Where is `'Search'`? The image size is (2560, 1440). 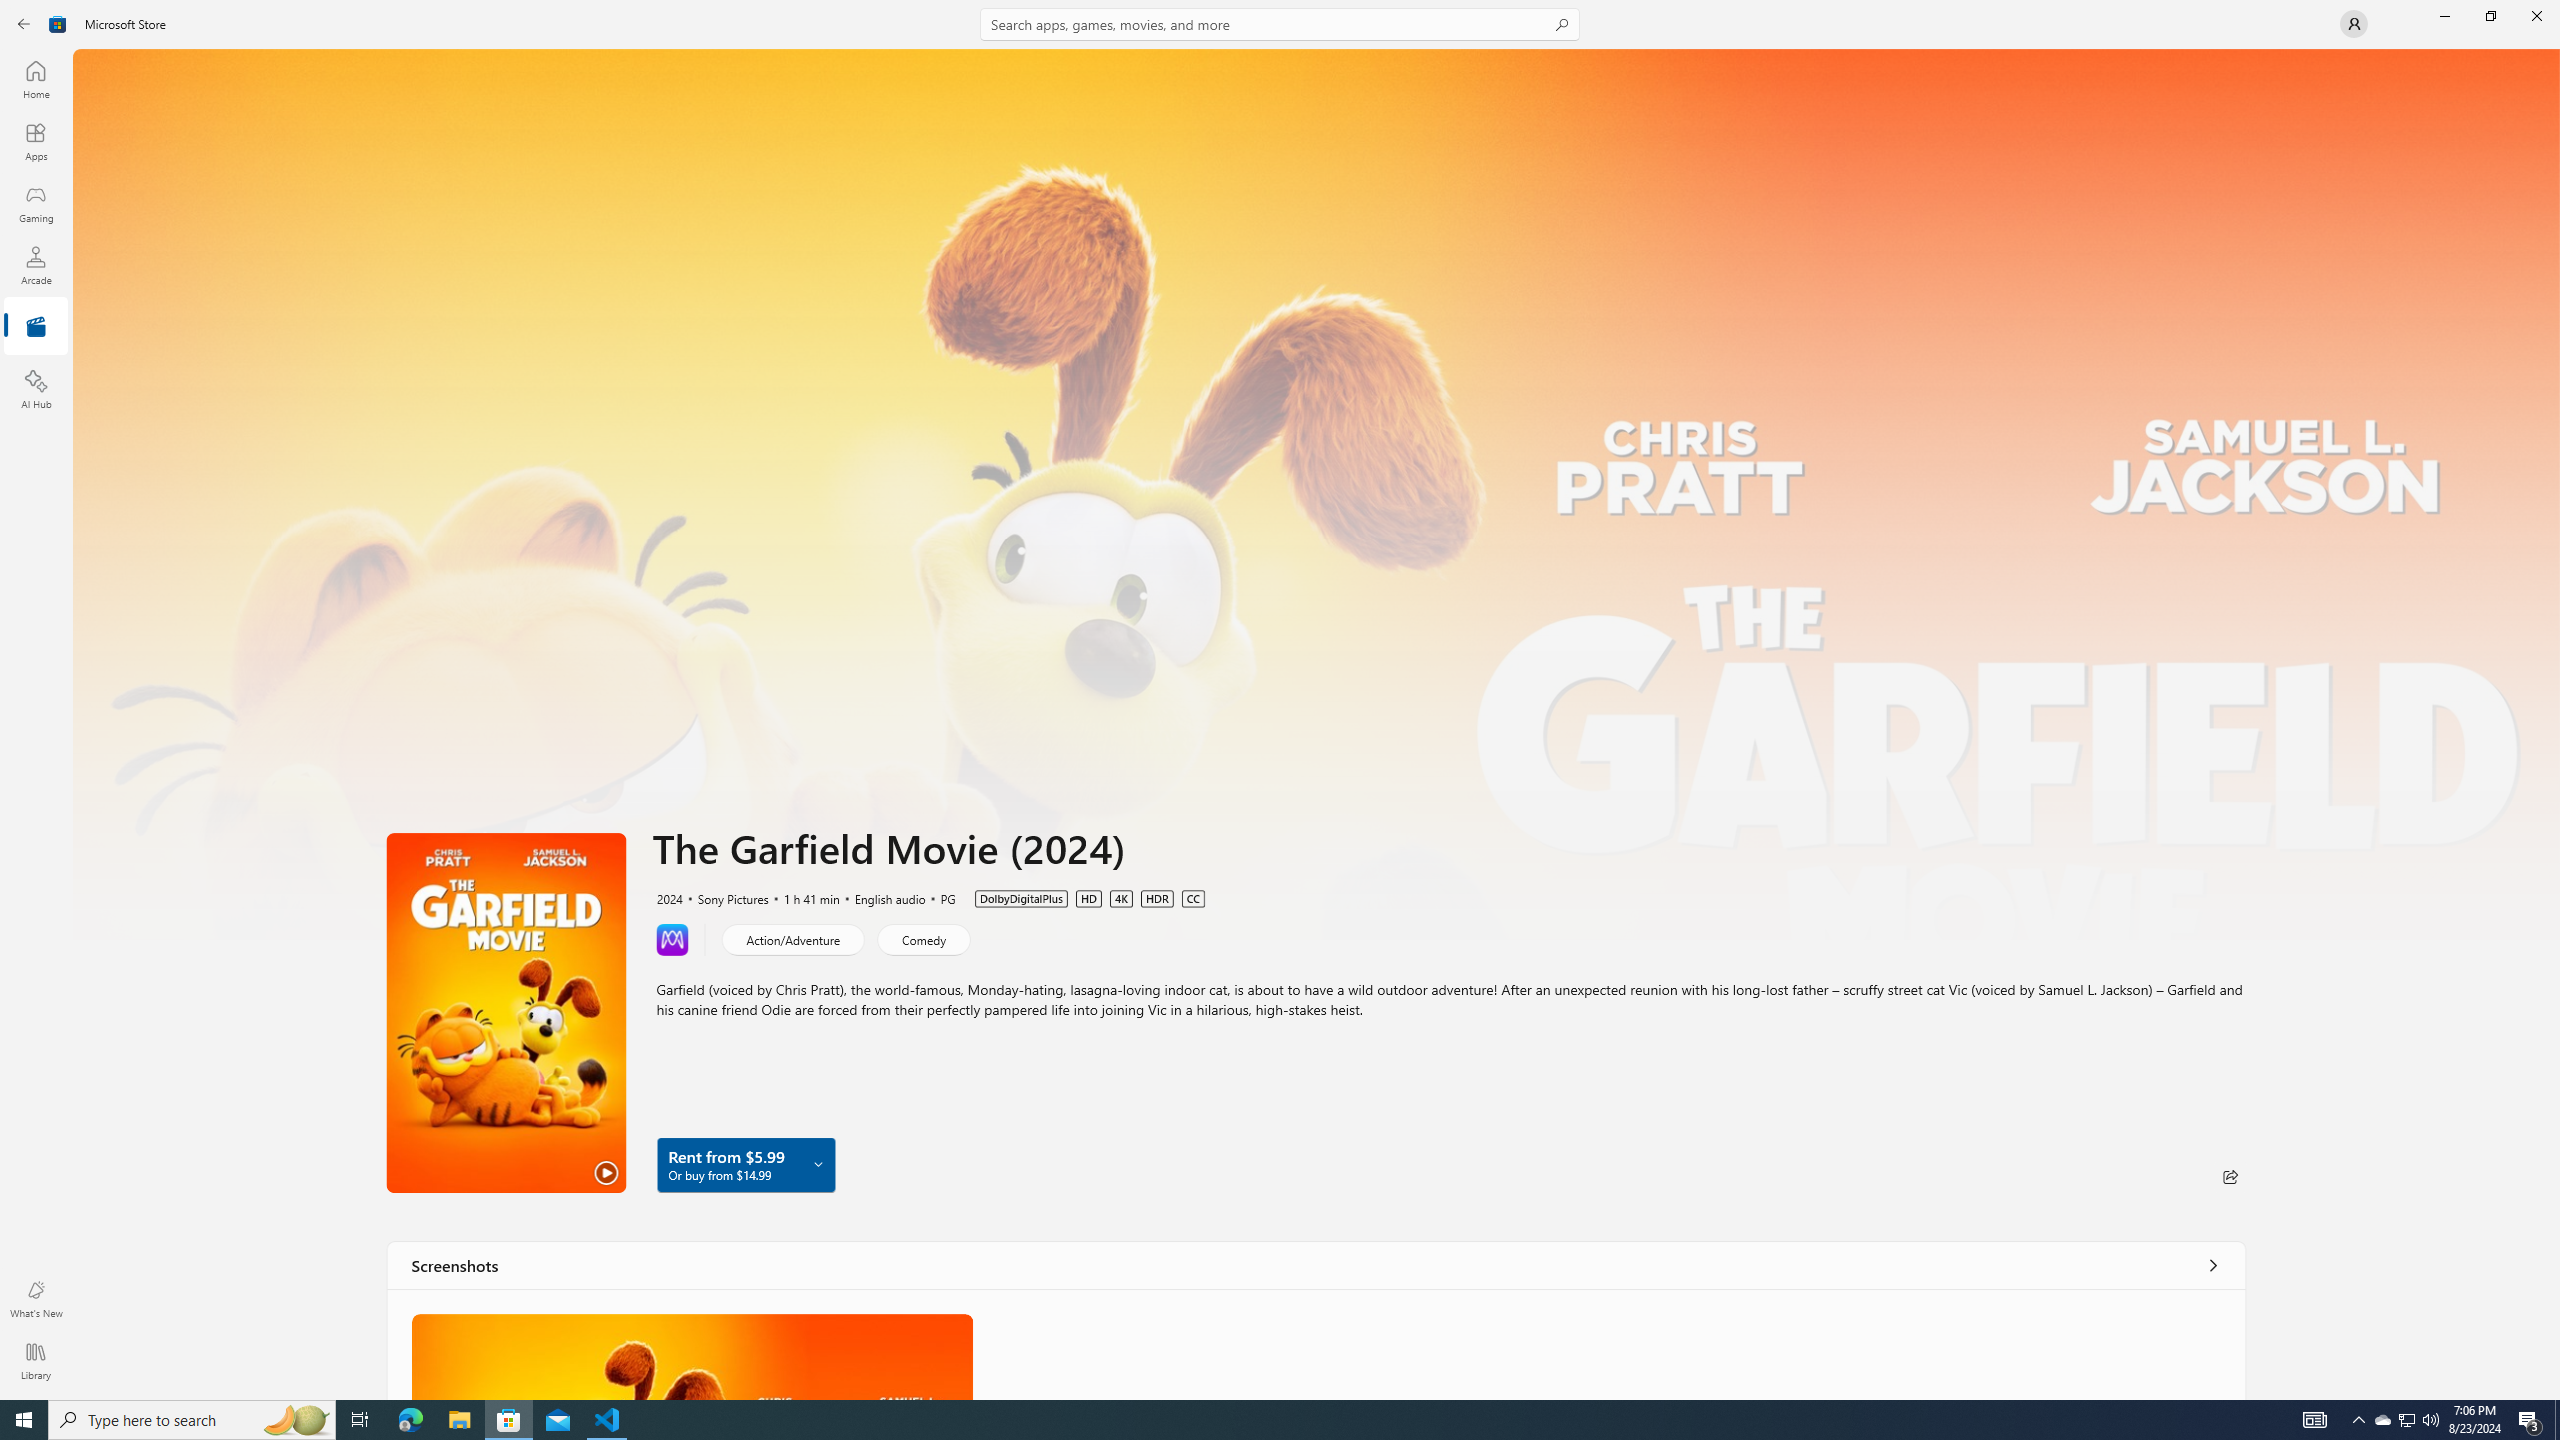 'Search' is located at coordinates (1280, 23).